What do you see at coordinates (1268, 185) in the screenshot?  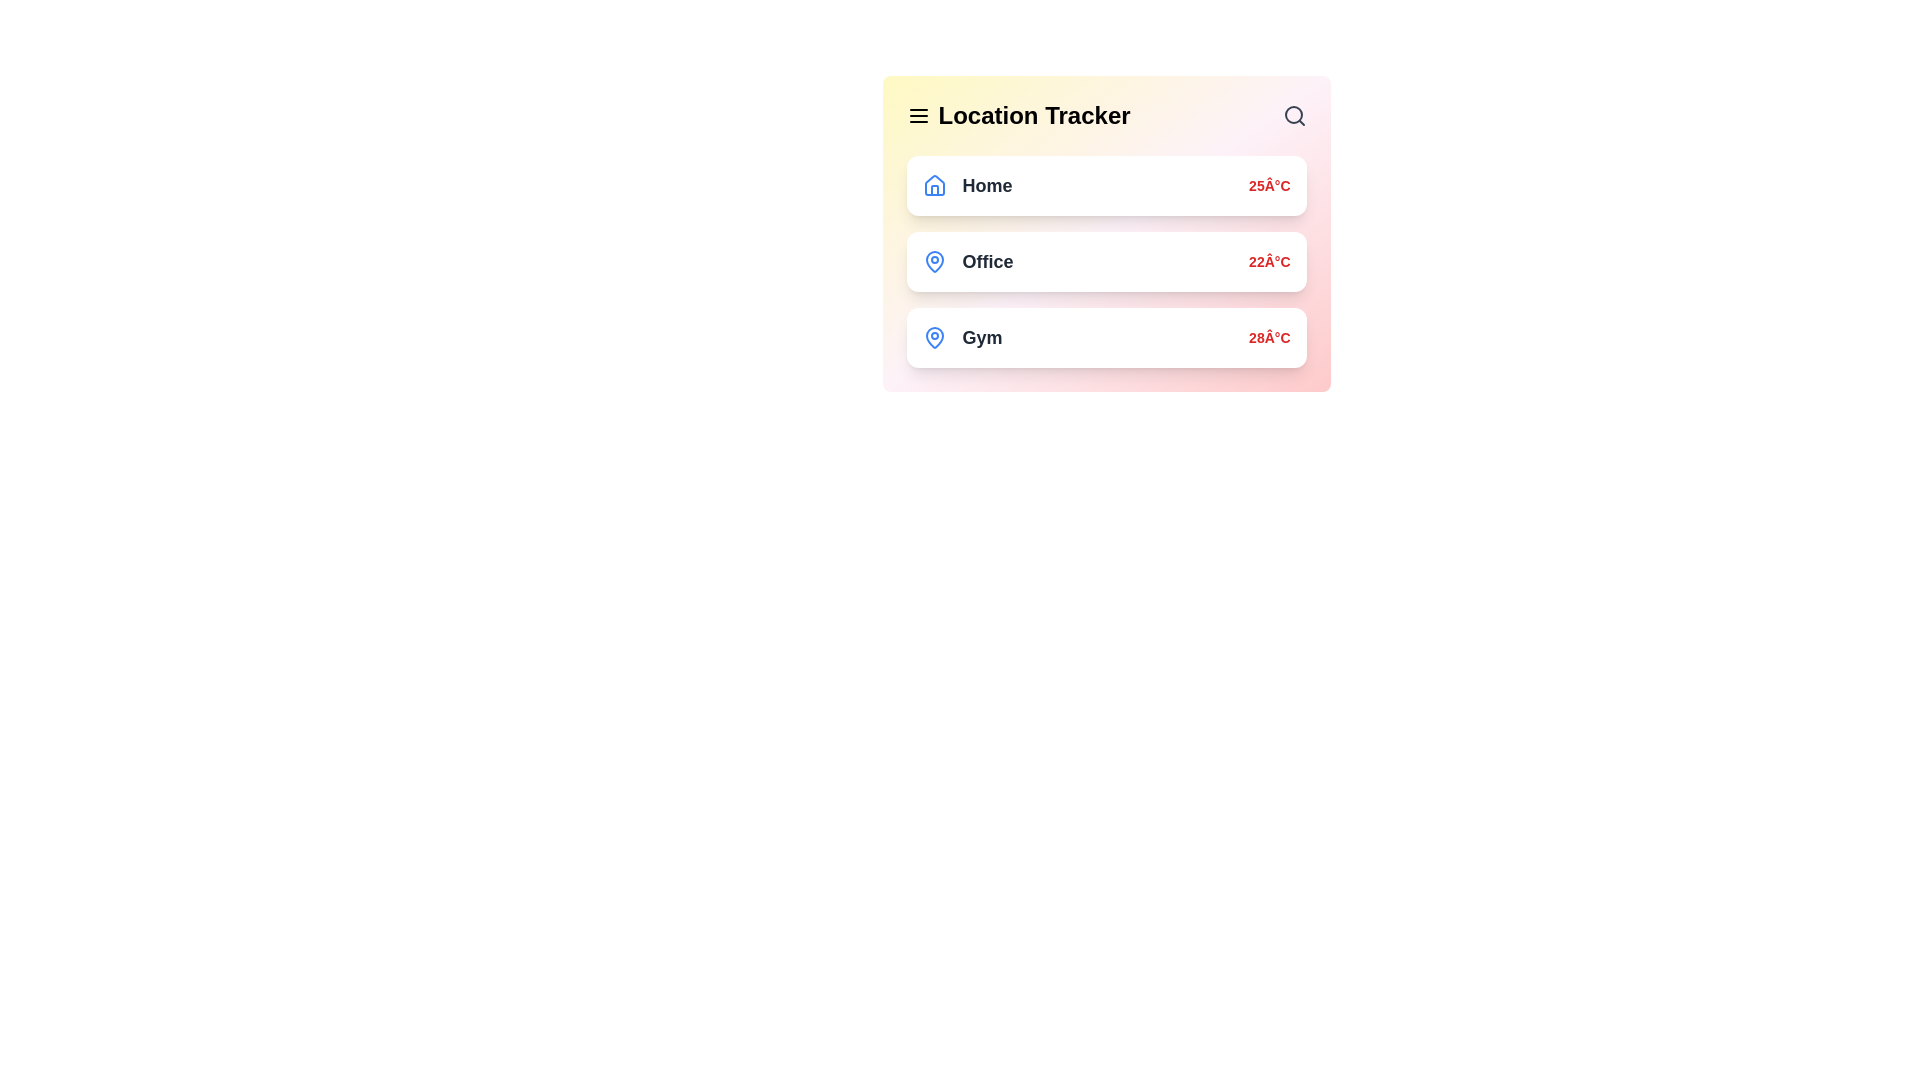 I see `the temperature value of Home to edit or inspect it` at bounding box center [1268, 185].